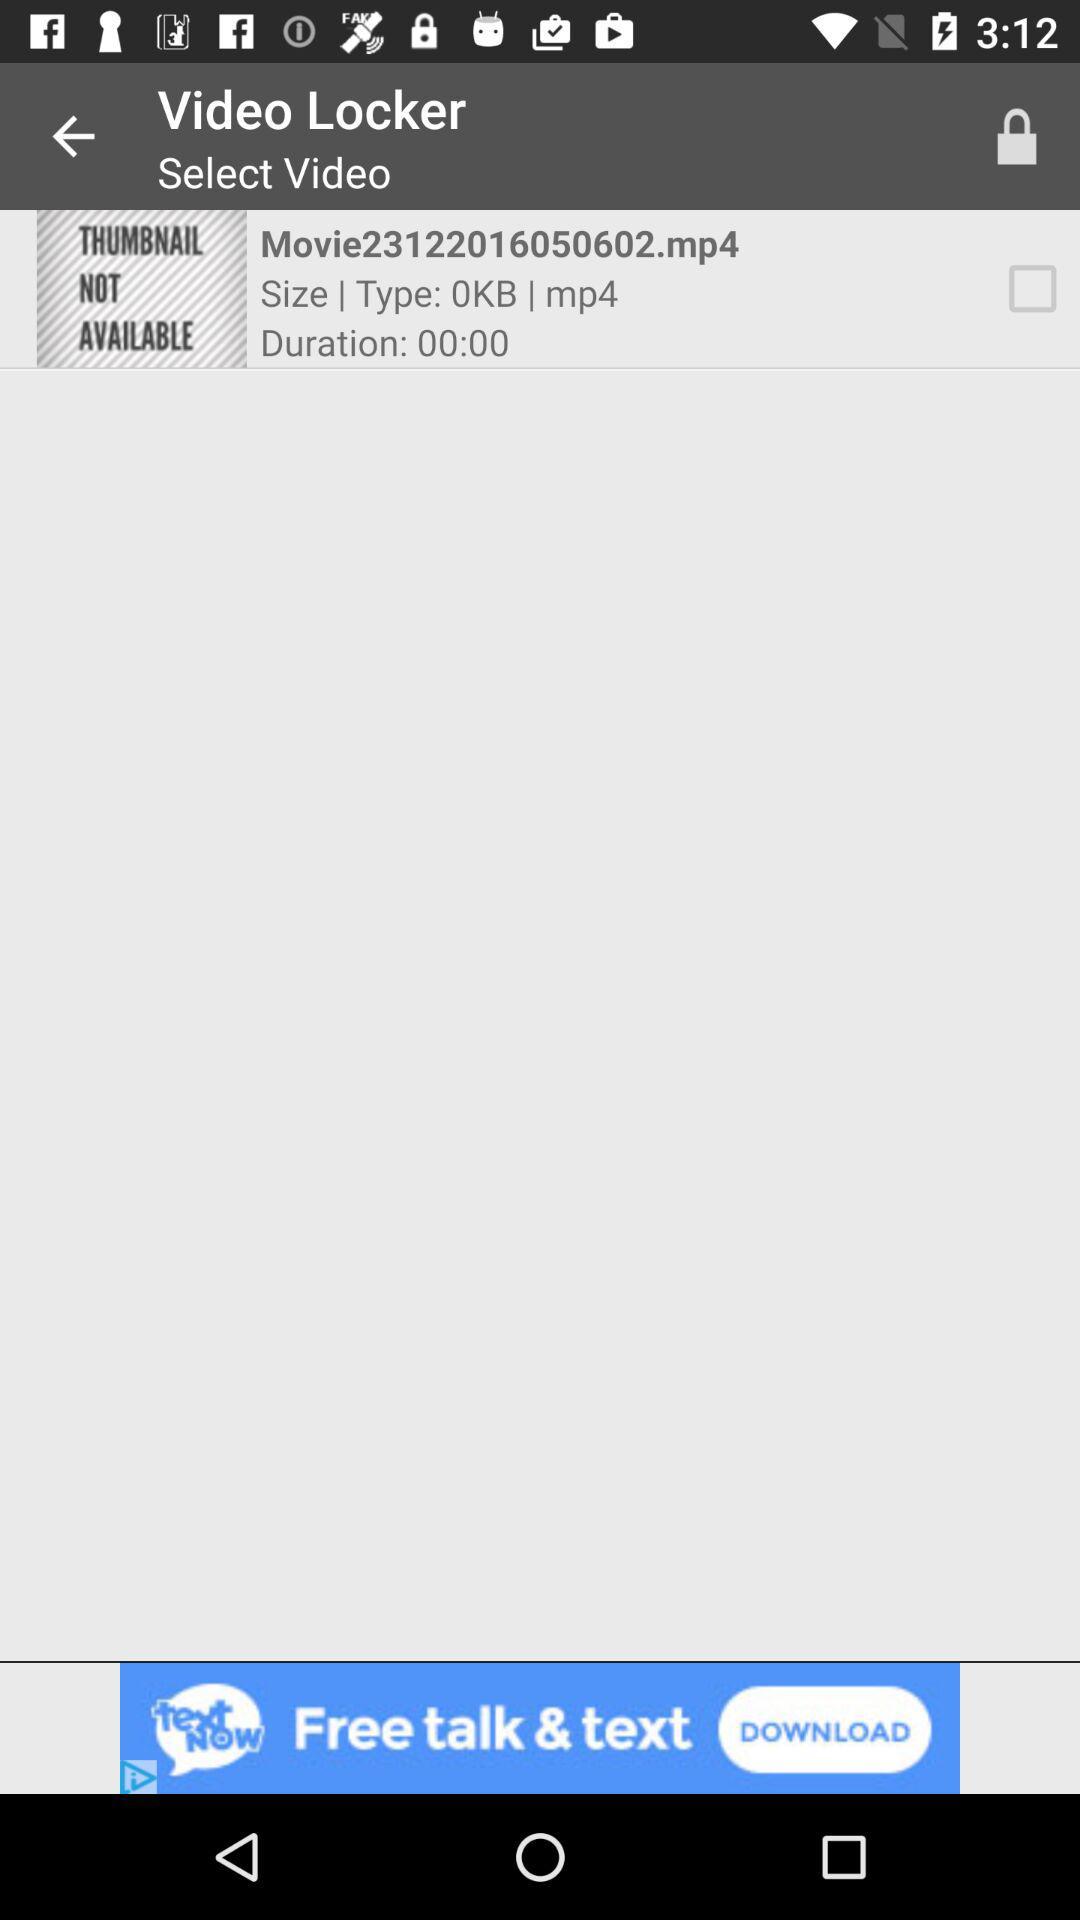 Image resolution: width=1080 pixels, height=1920 pixels. I want to click on the item to the left of movie23122016050602.mp4 item, so click(140, 287).